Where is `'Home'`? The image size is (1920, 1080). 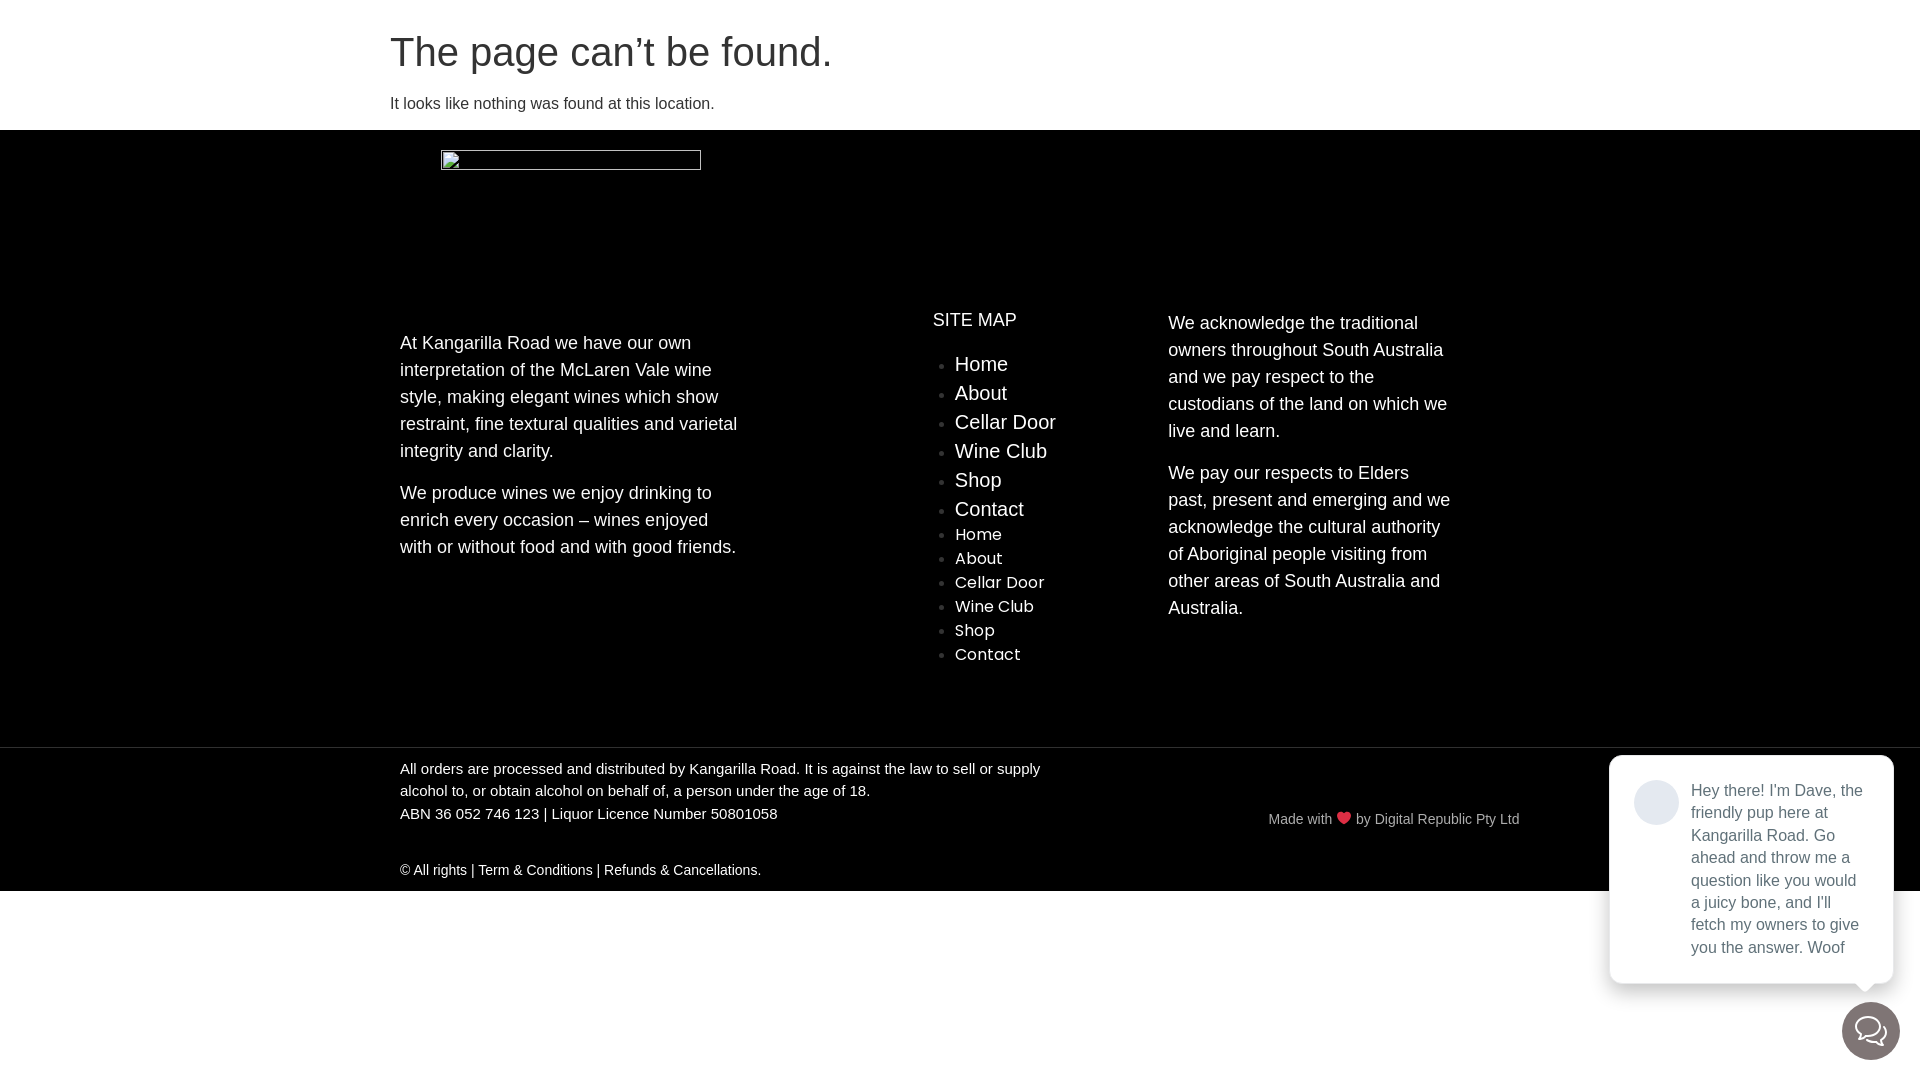
'Home' is located at coordinates (954, 363).